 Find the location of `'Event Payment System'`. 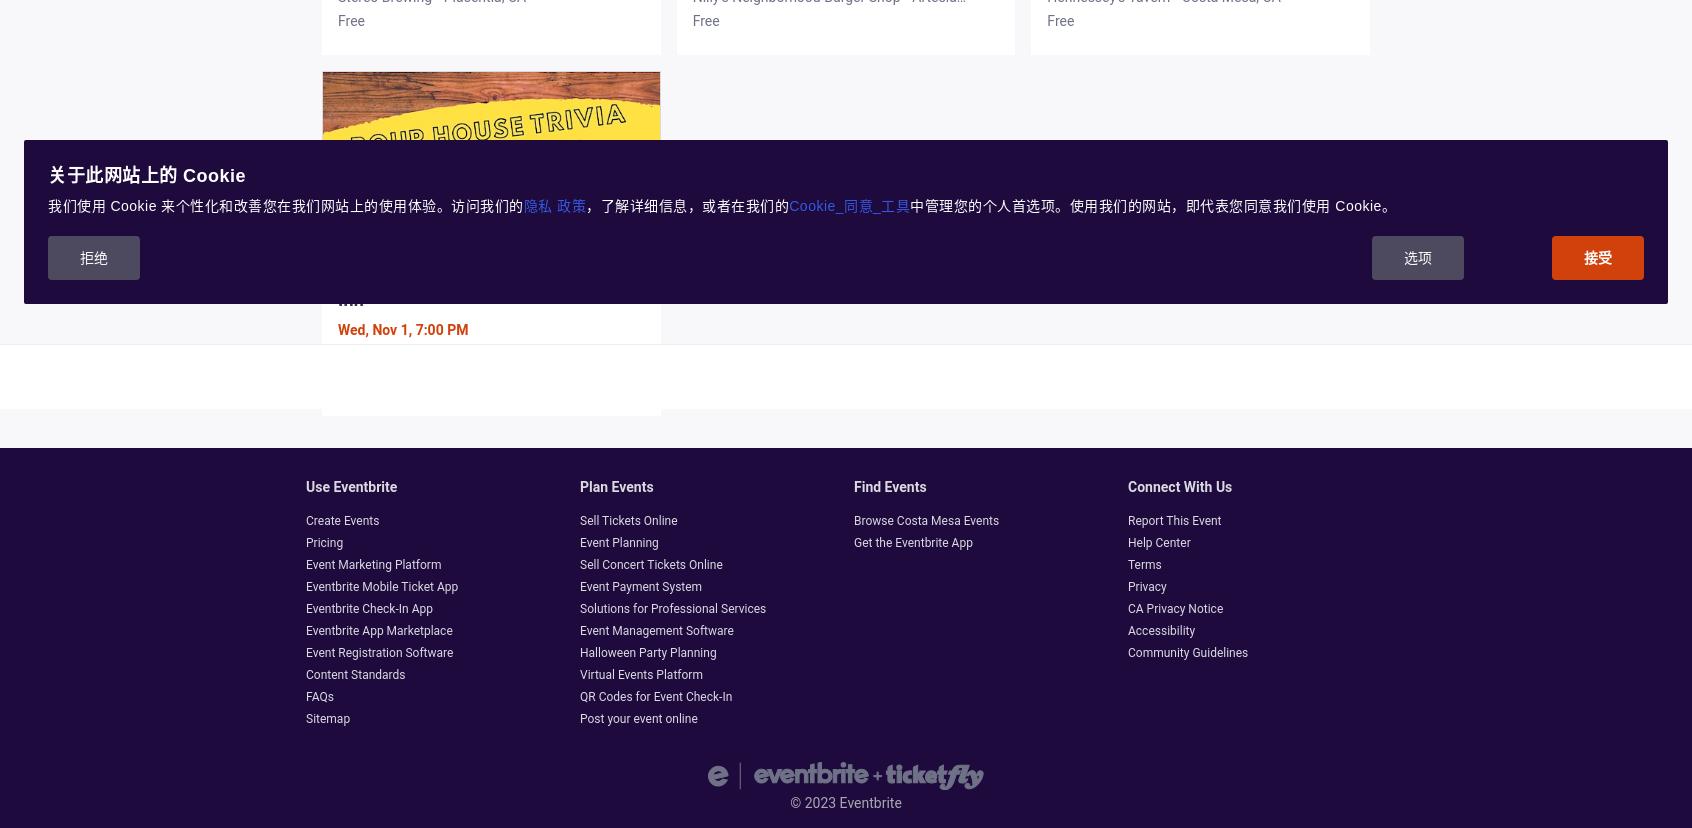

'Event Payment System' is located at coordinates (640, 586).